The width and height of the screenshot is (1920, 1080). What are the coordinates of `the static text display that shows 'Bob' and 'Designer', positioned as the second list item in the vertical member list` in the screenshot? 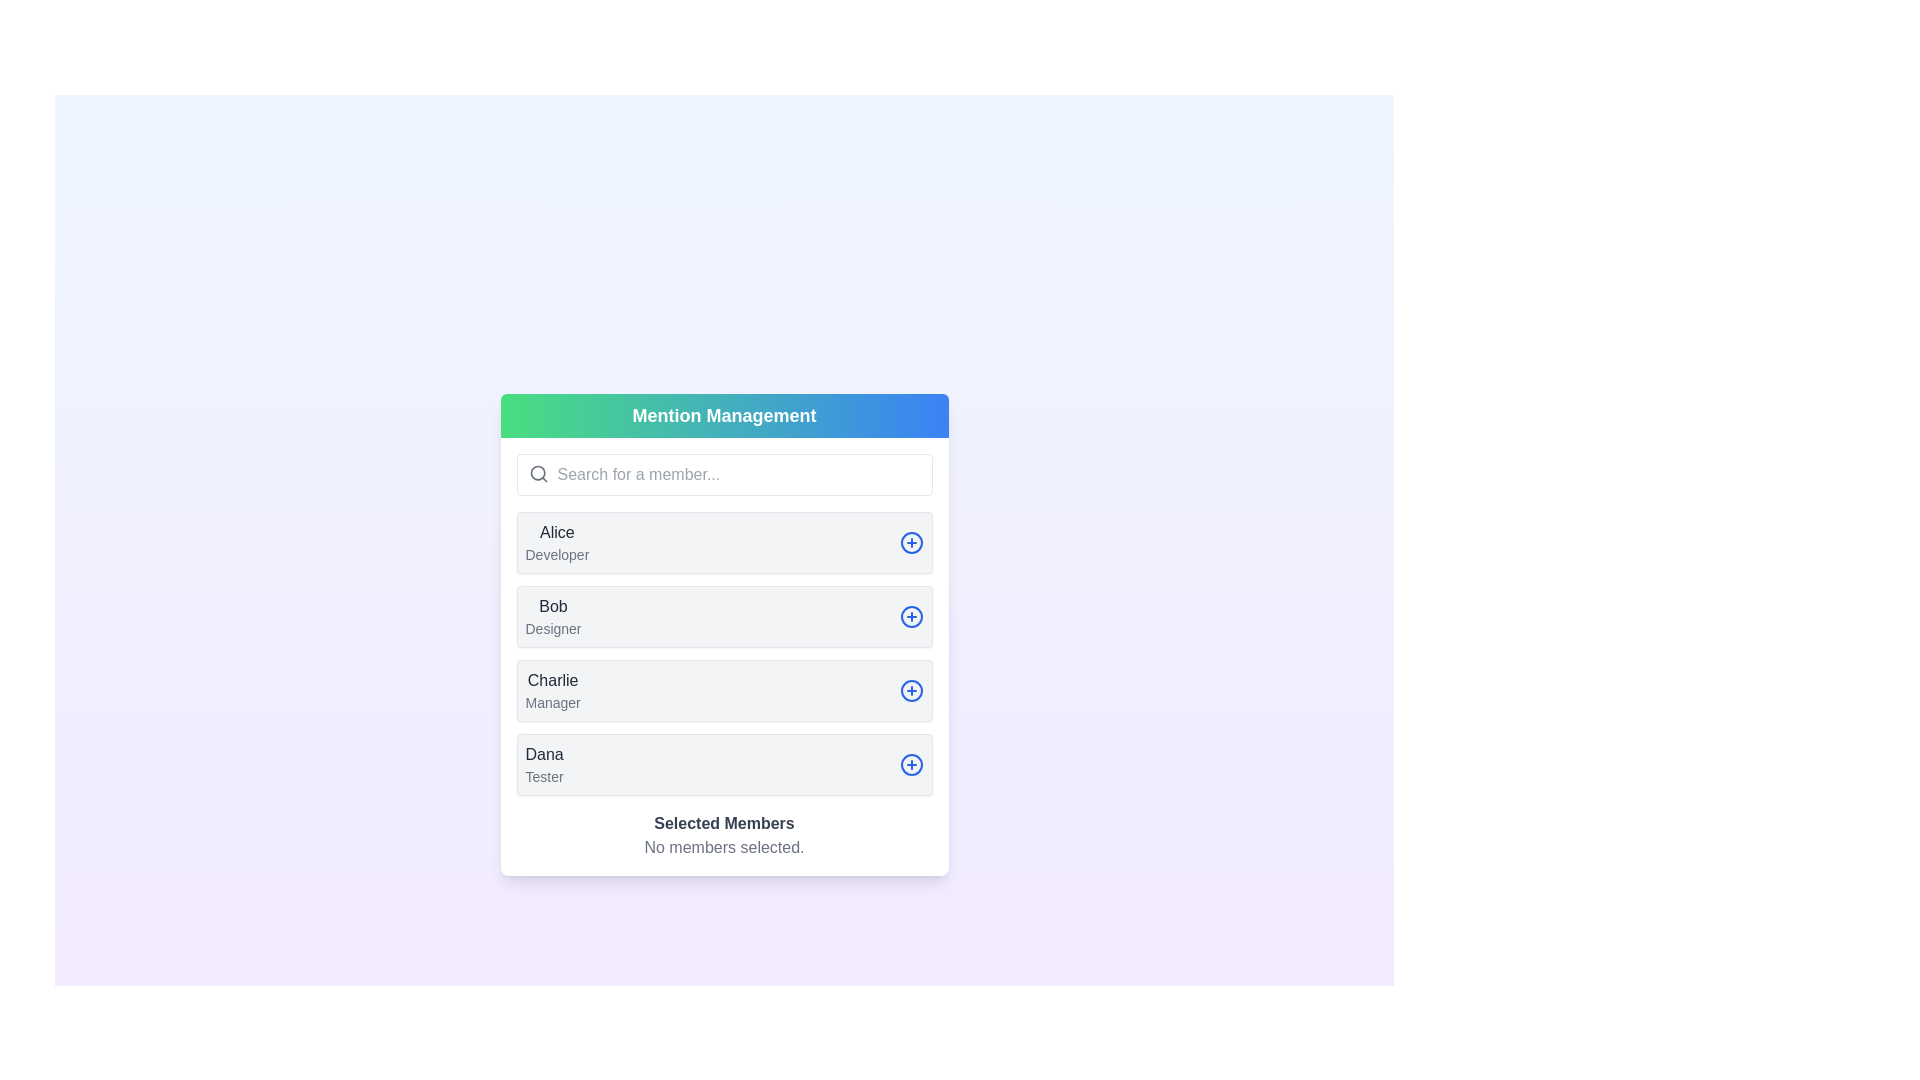 It's located at (553, 616).